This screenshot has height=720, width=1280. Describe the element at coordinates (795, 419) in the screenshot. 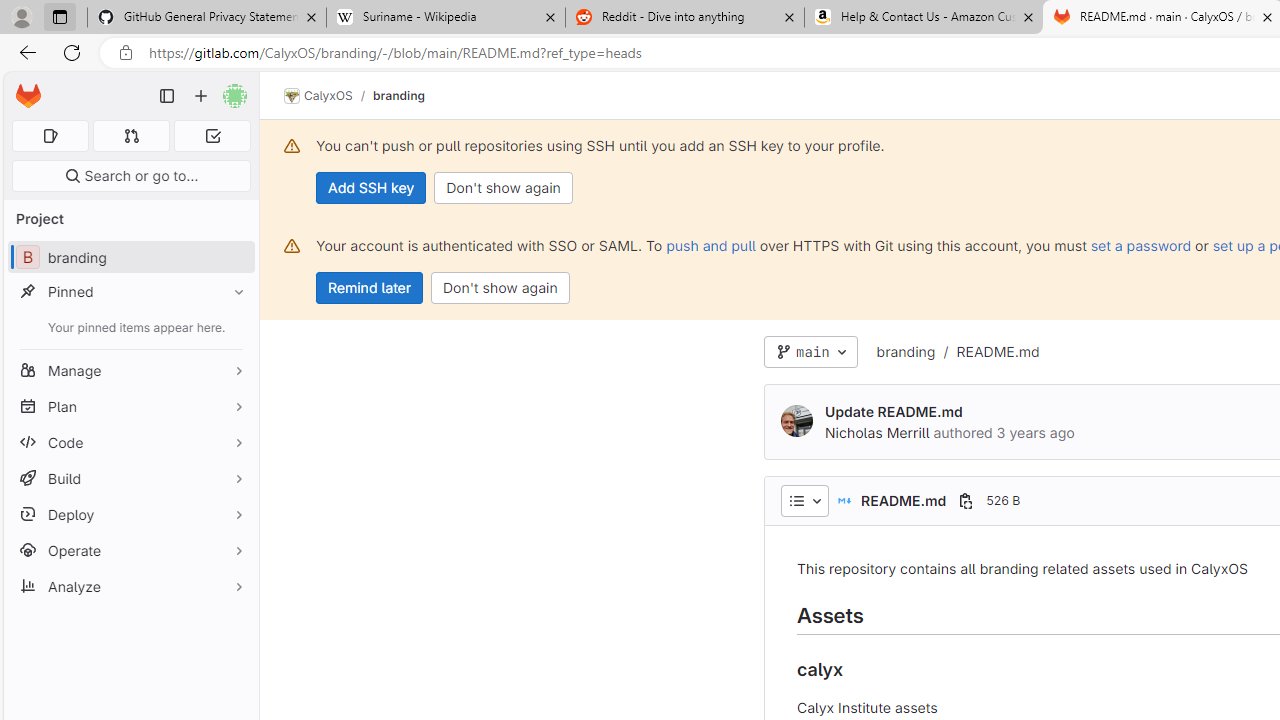

I see `'Nicholas Merrill'` at that location.